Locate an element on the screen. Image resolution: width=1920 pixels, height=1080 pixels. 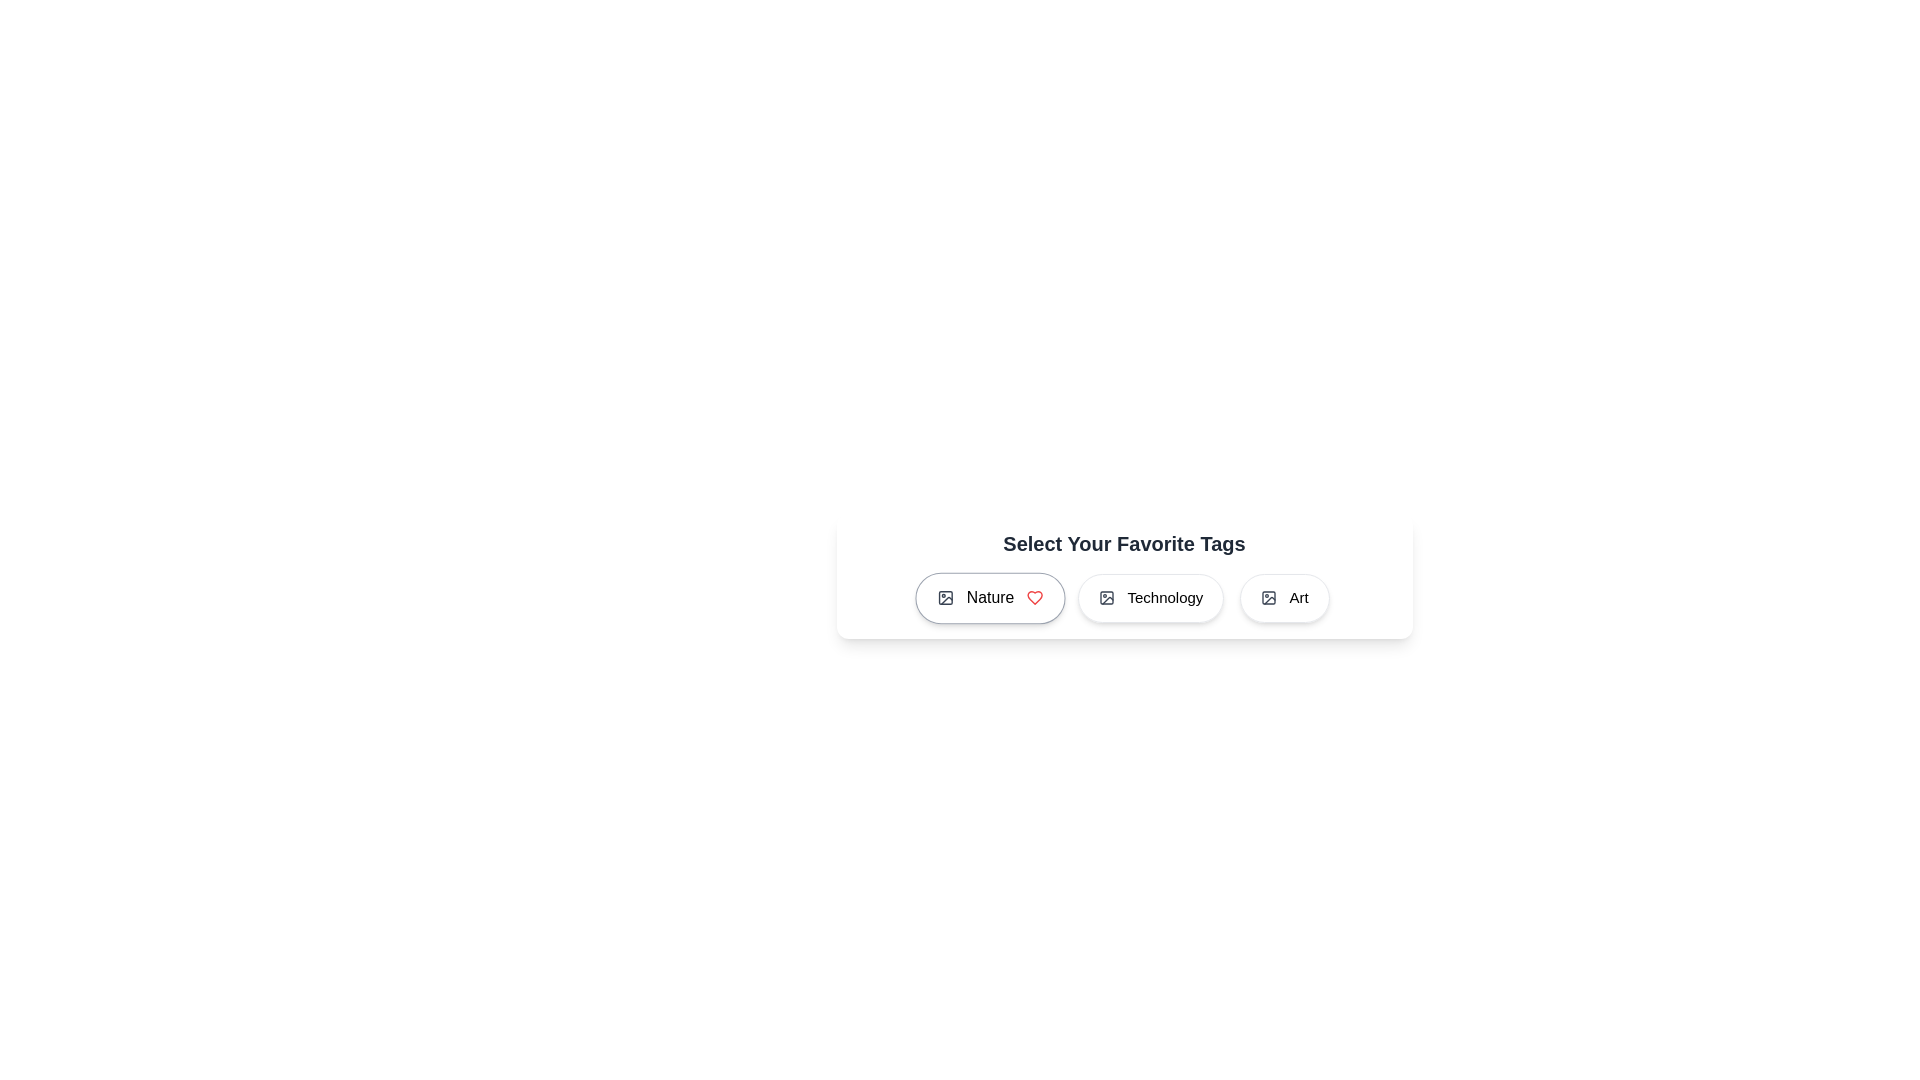
the icon inside the tag labeled Technology is located at coordinates (1106, 597).